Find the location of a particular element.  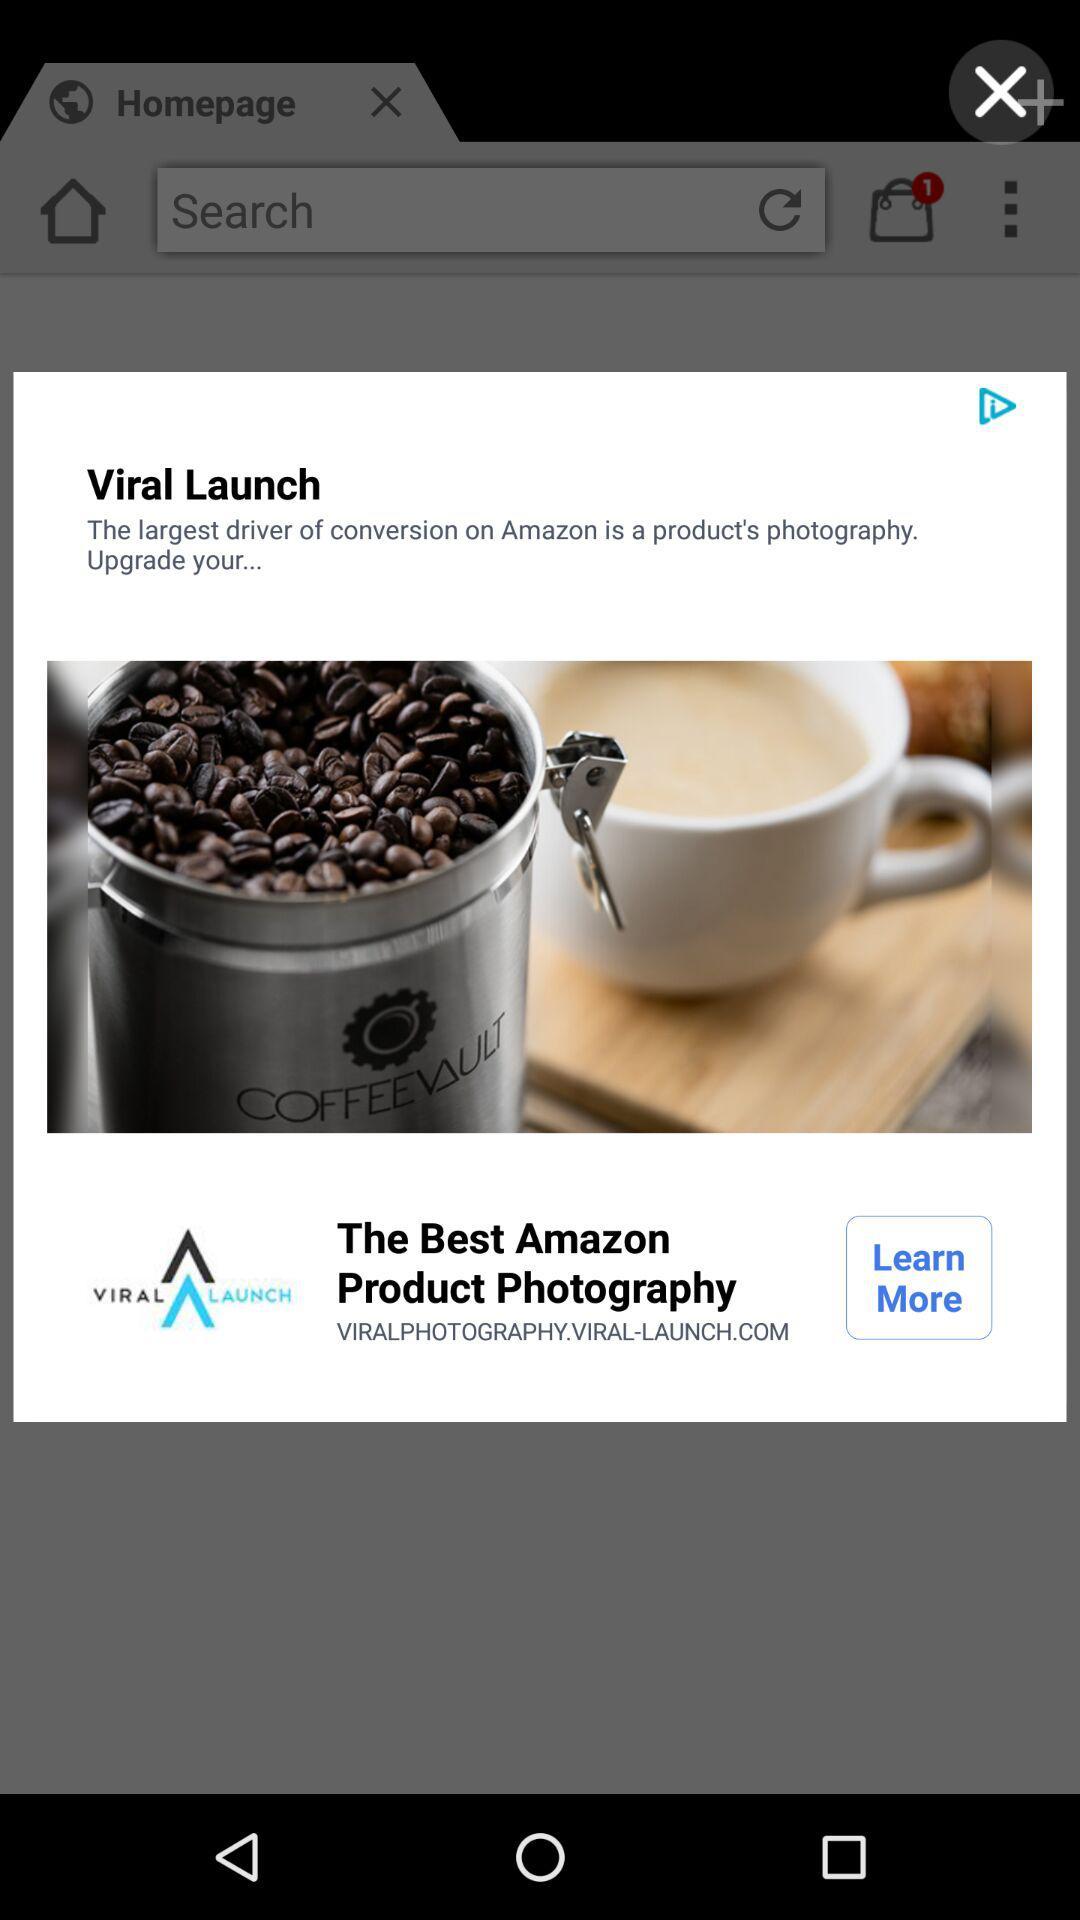

exit out is located at coordinates (1001, 91).